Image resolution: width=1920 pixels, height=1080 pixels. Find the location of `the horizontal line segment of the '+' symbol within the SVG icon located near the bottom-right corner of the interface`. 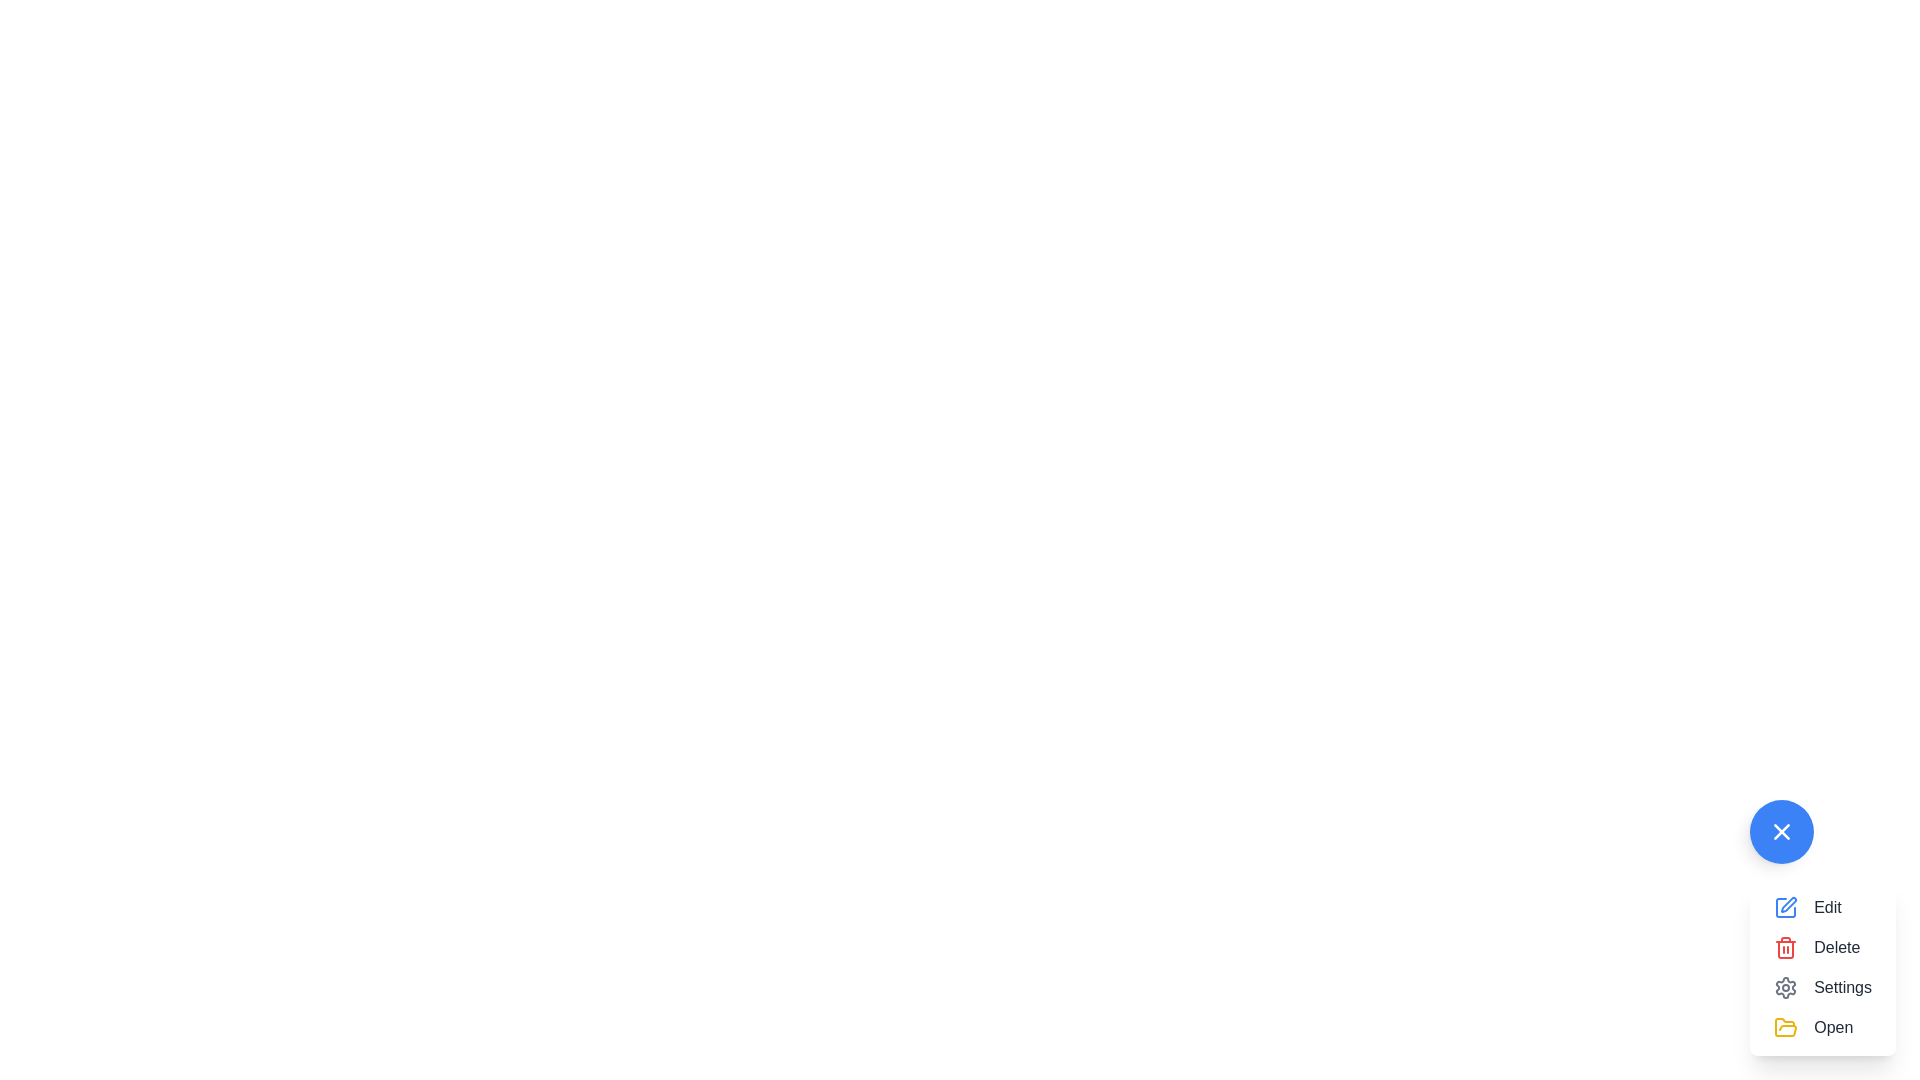

the horizontal line segment of the '+' symbol within the SVG icon located near the bottom-right corner of the interface is located at coordinates (1782, 832).